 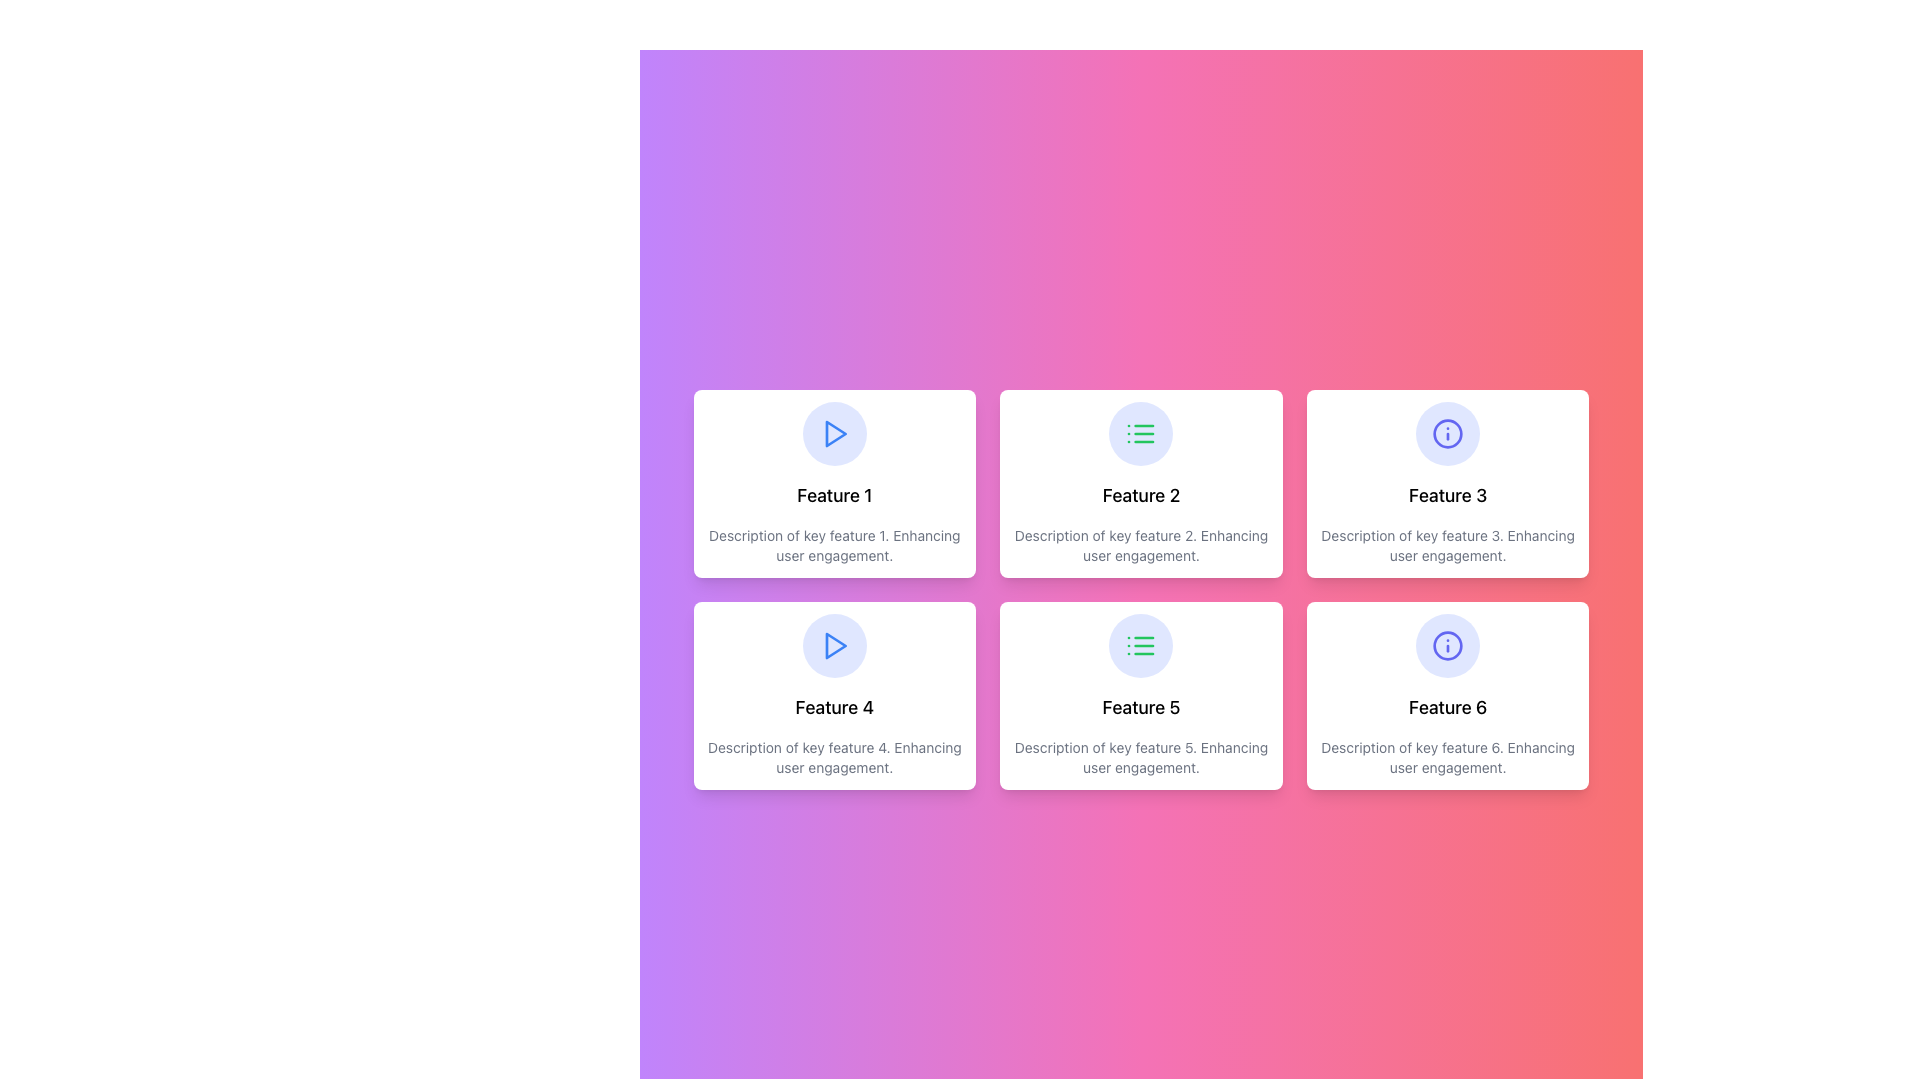 What do you see at coordinates (834, 694) in the screenshot?
I see `the first card in the second row of the three-column grid, which features a blue play symbol icon and the text 'Feature 4'` at bounding box center [834, 694].